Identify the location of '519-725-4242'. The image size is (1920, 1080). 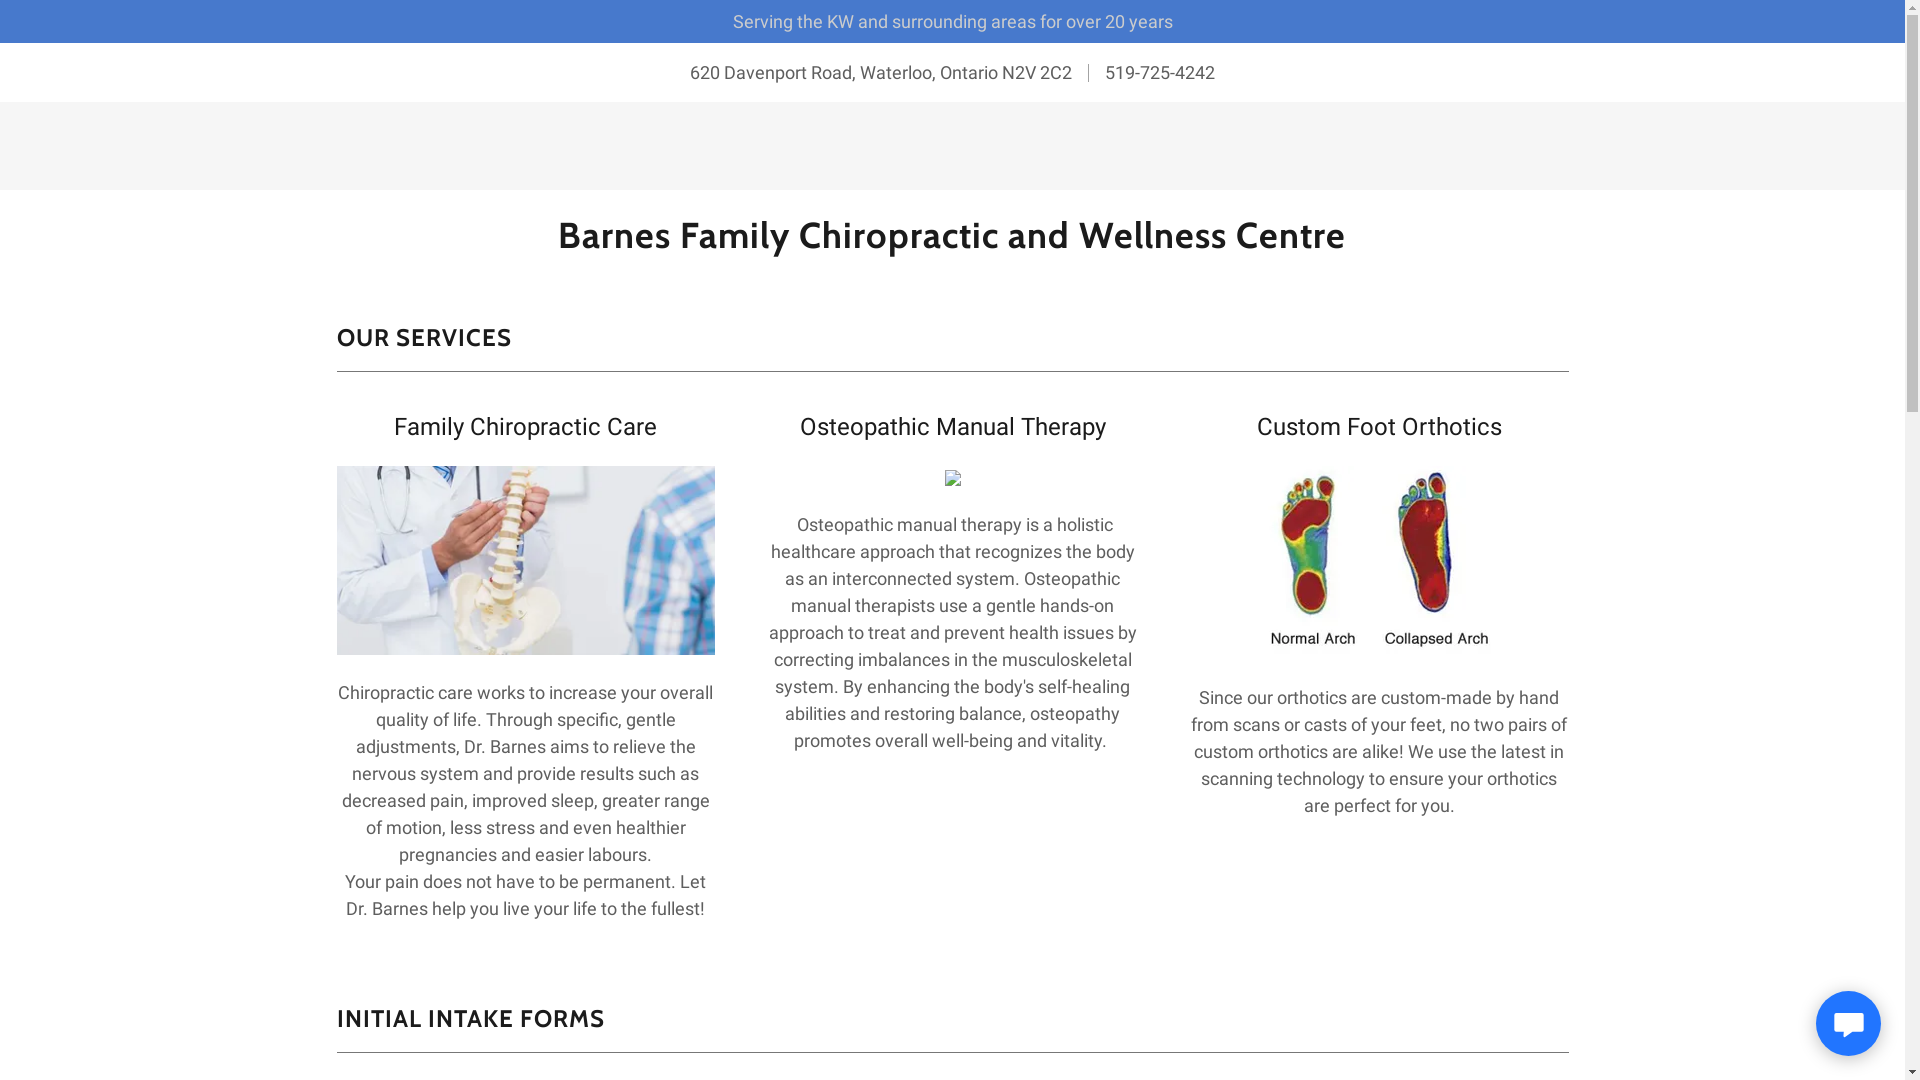
(1160, 71).